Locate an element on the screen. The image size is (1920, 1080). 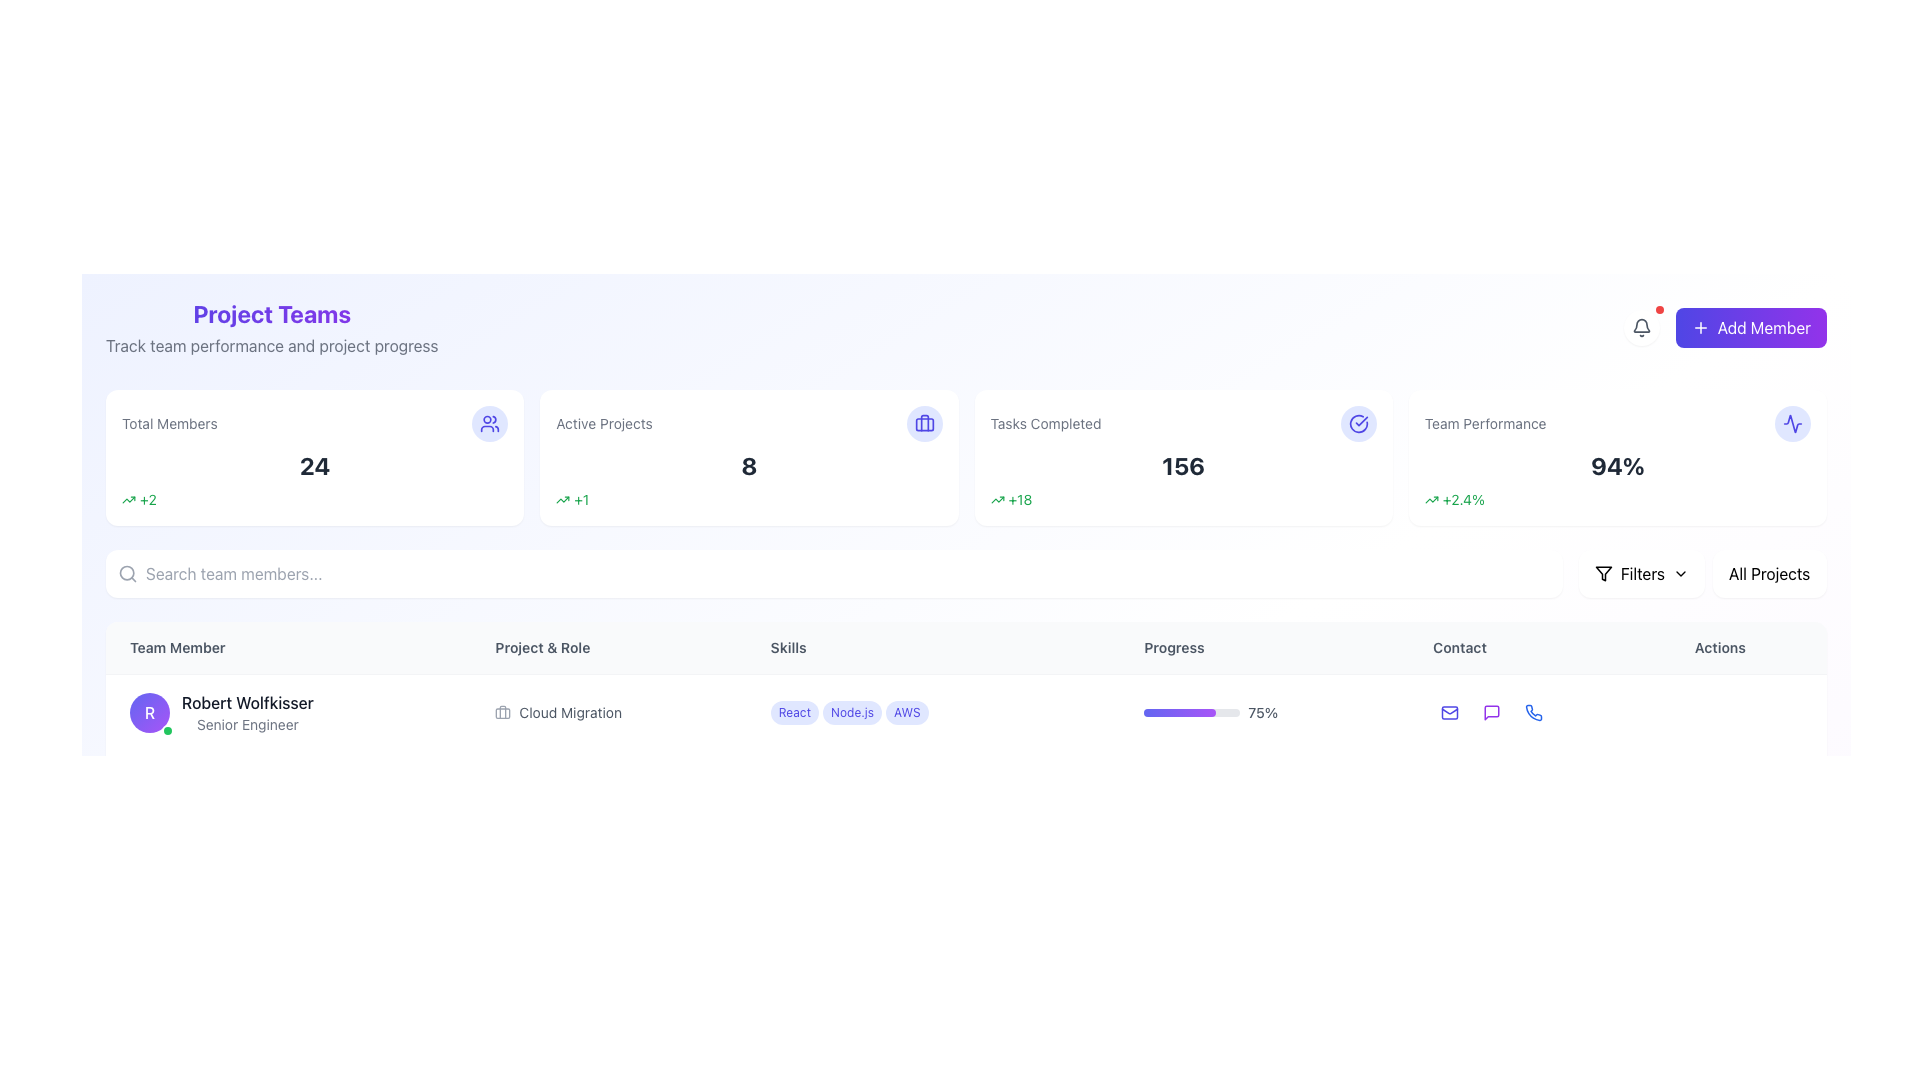
large, bold percentage value '94%' displayed in dark gray color within the 'Team Performance' card is located at coordinates (1617, 466).